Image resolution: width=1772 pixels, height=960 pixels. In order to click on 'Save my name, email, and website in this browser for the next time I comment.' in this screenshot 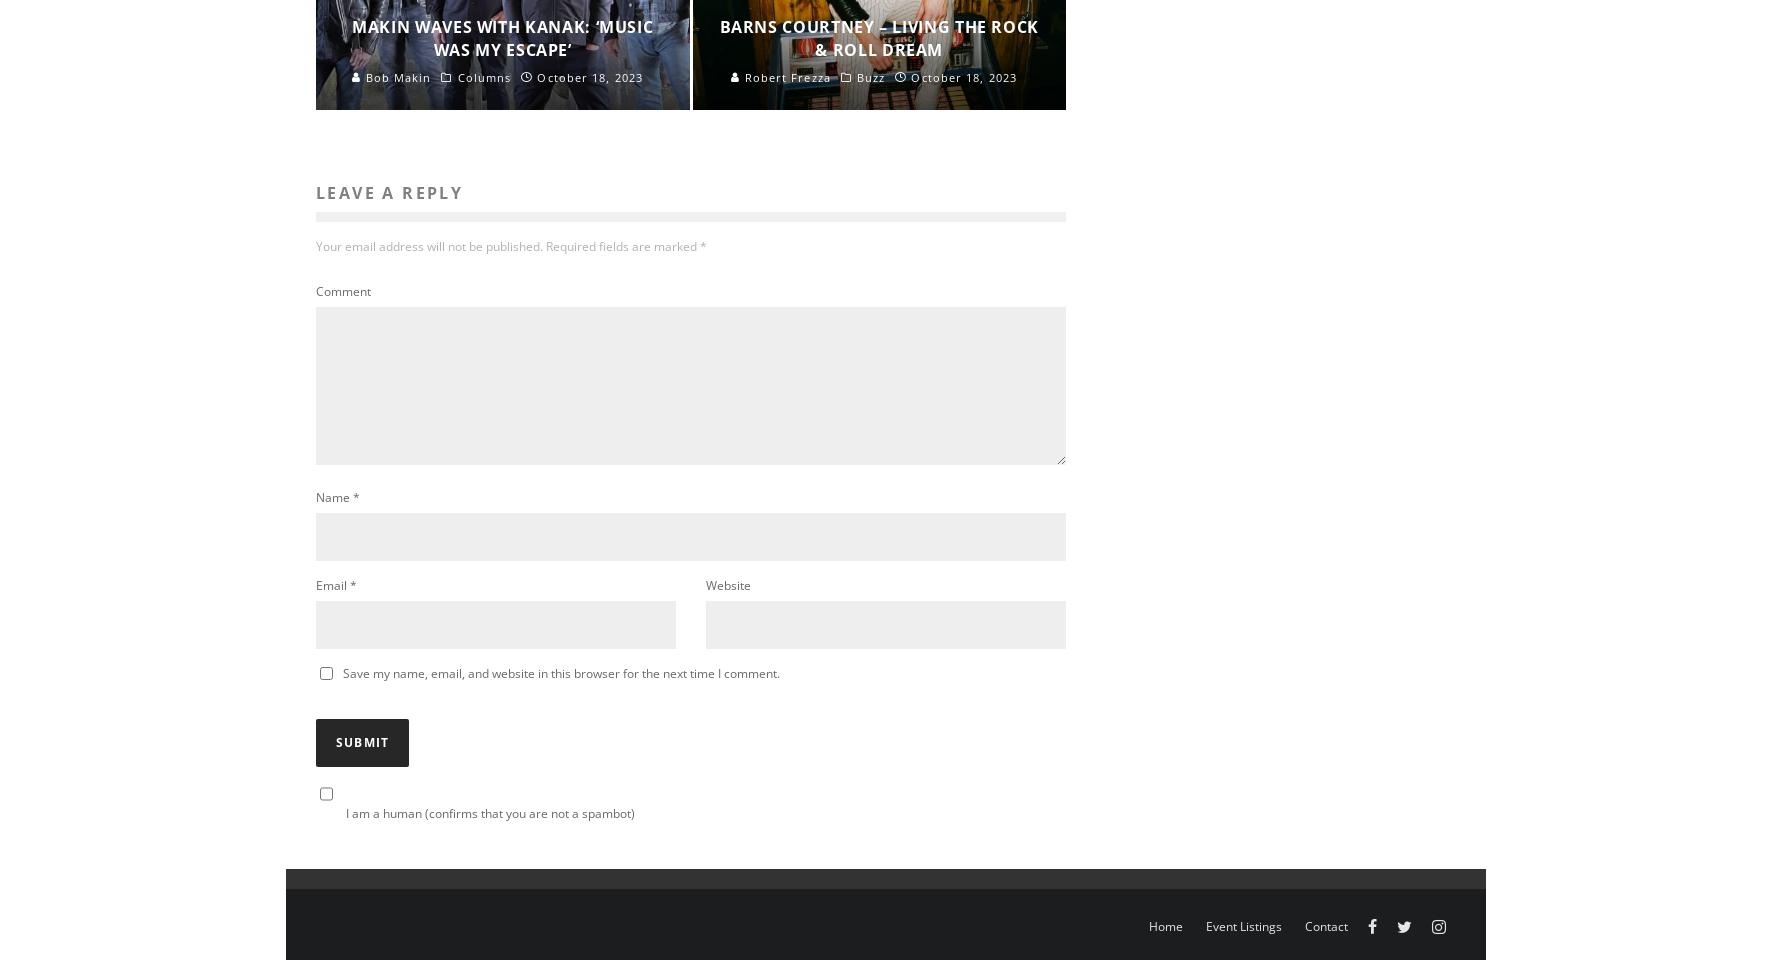, I will do `click(561, 672)`.